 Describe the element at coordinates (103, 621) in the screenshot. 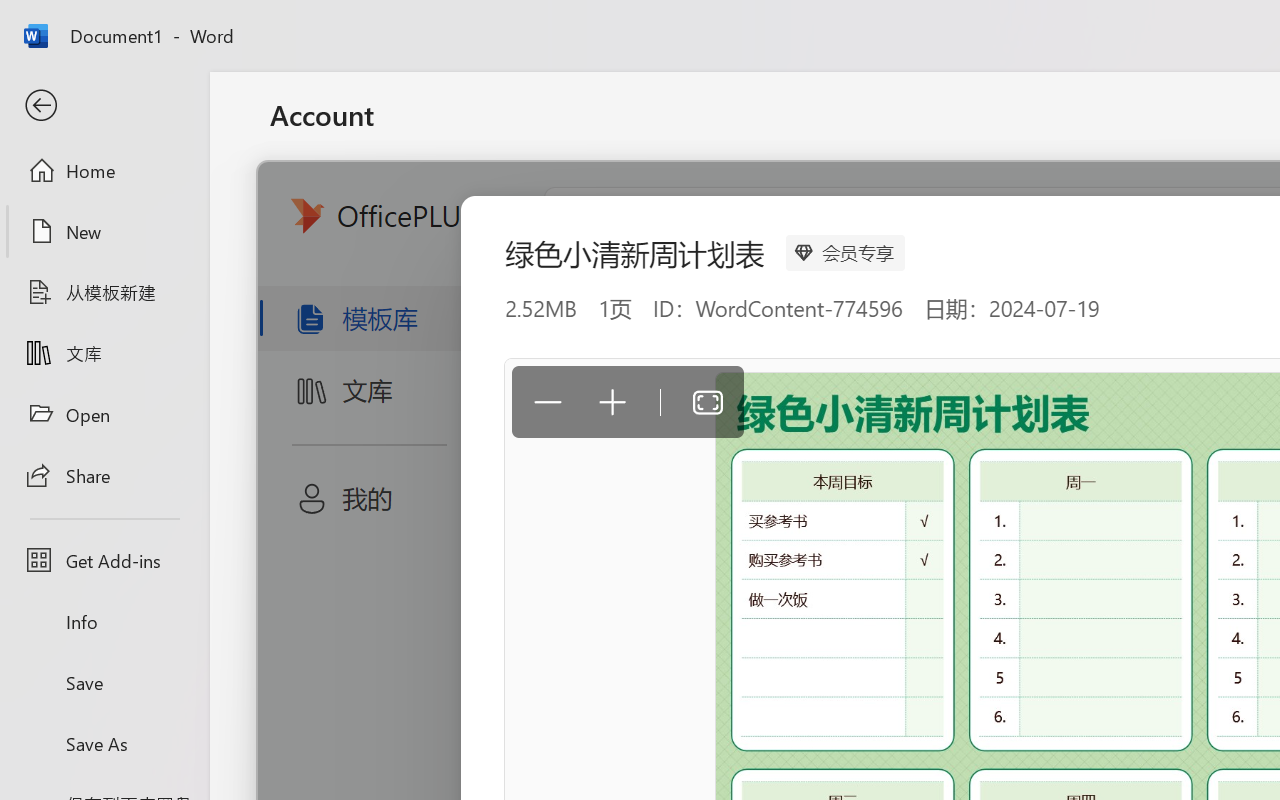

I see `'Info'` at that location.